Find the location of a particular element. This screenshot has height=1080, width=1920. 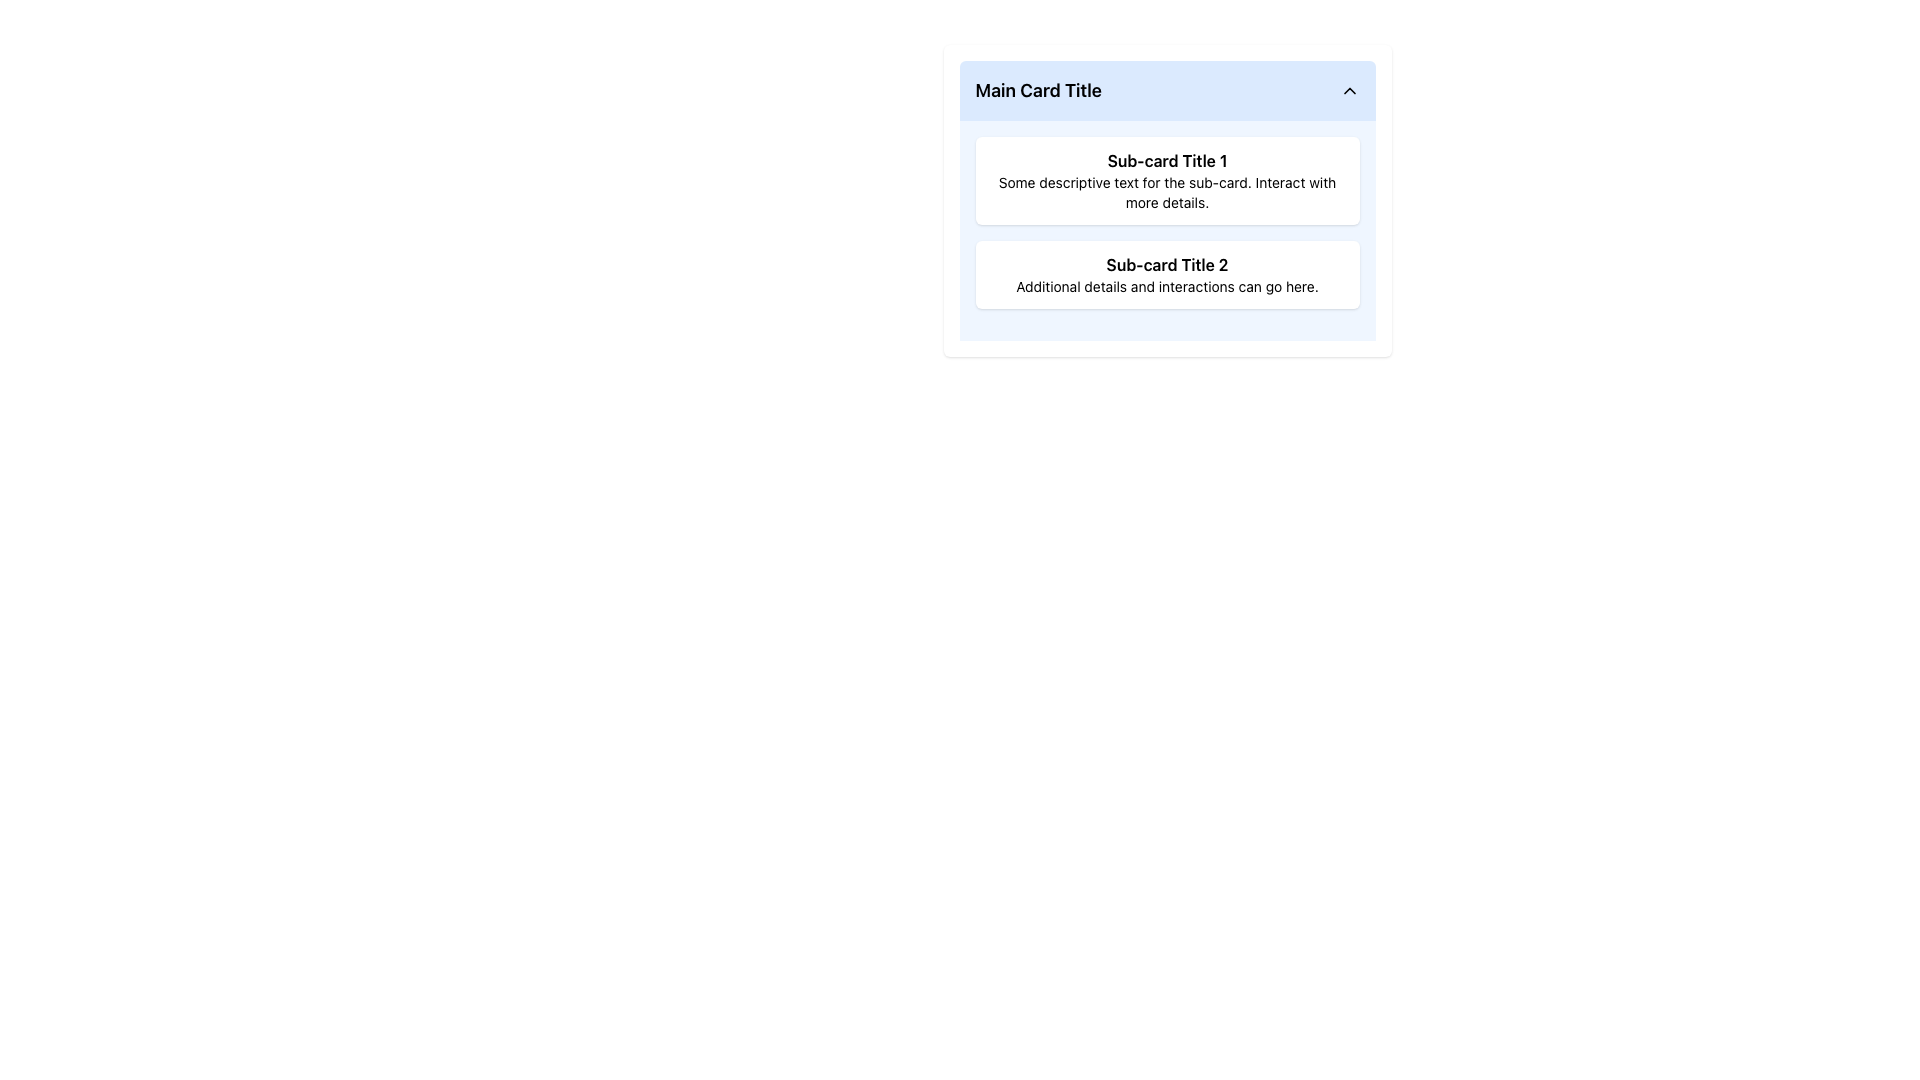

the static text content that reads 'Some descriptive text for the sub-card. Interact with more details.' located below 'Sub-card Title 1' in the first sub-card of 'Main Card Title' is located at coordinates (1167, 192).